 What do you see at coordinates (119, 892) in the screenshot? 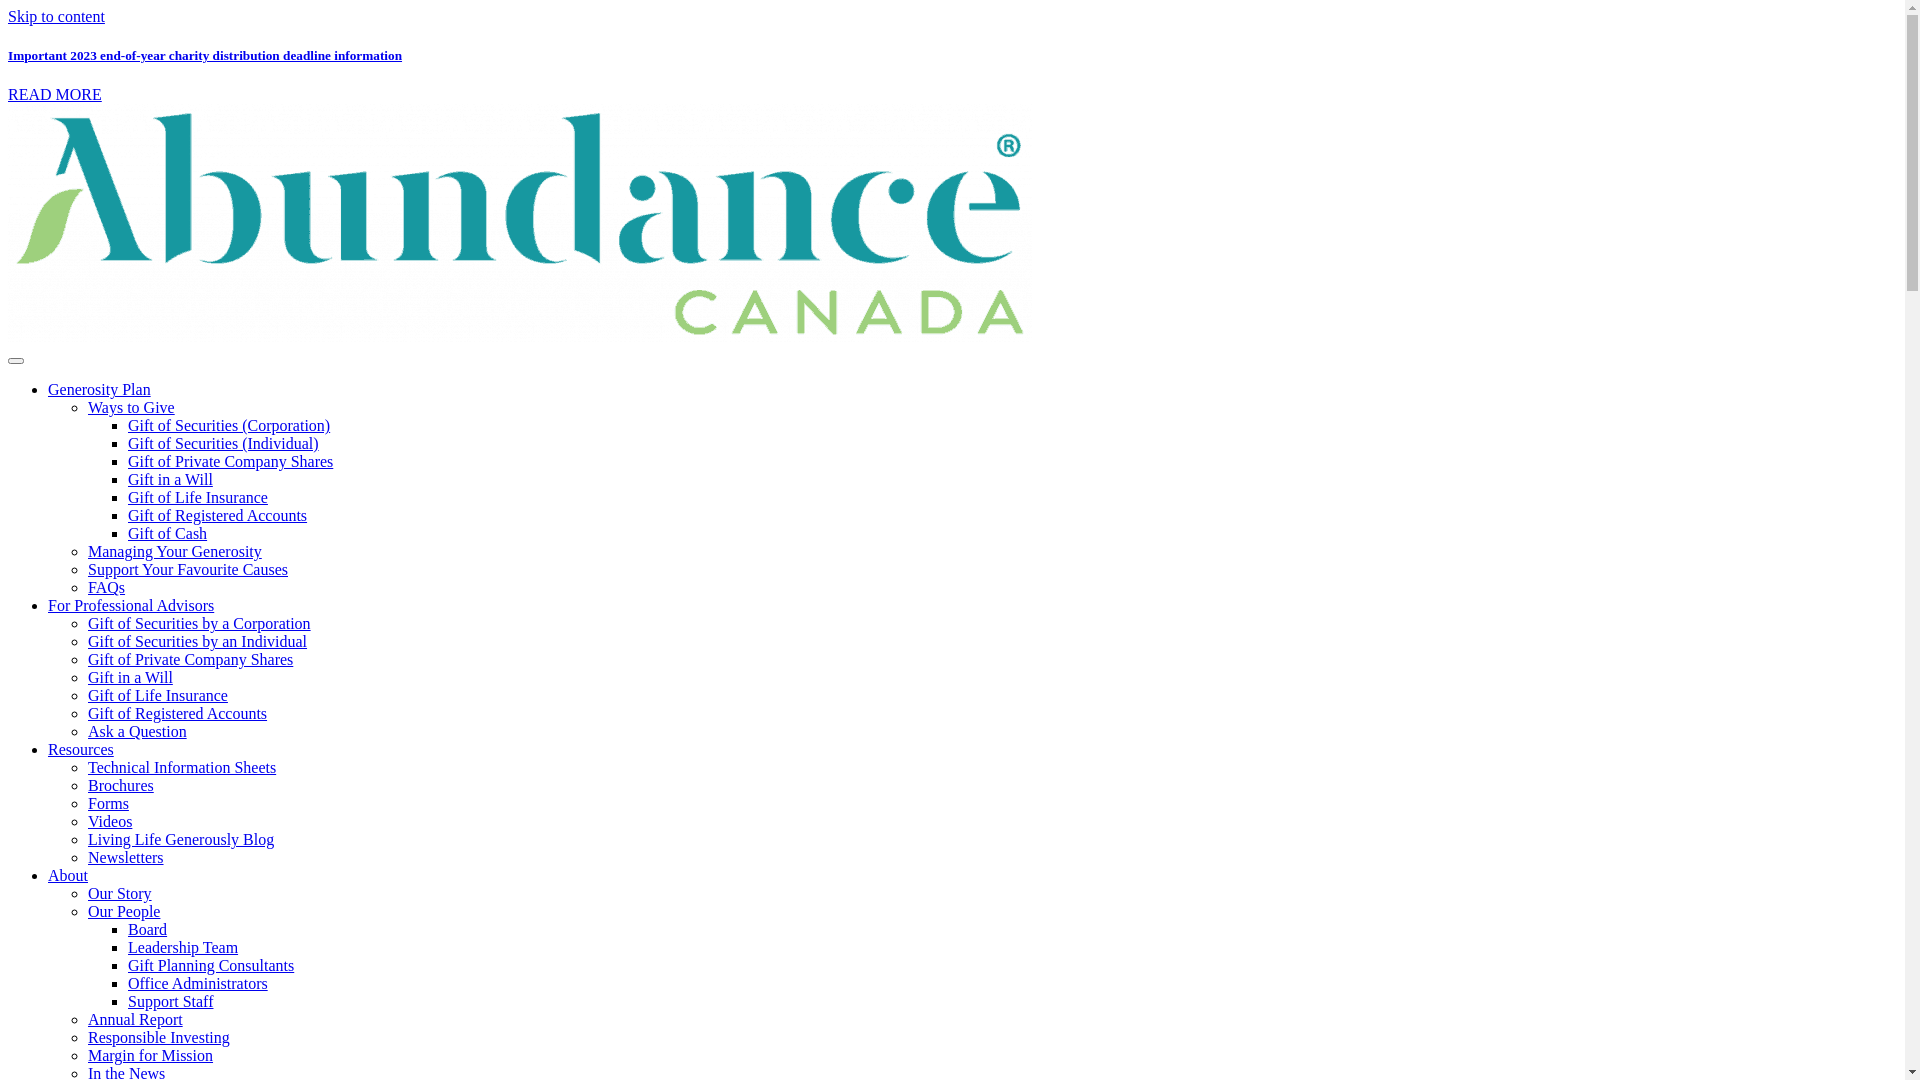
I see `'Our Story'` at bounding box center [119, 892].